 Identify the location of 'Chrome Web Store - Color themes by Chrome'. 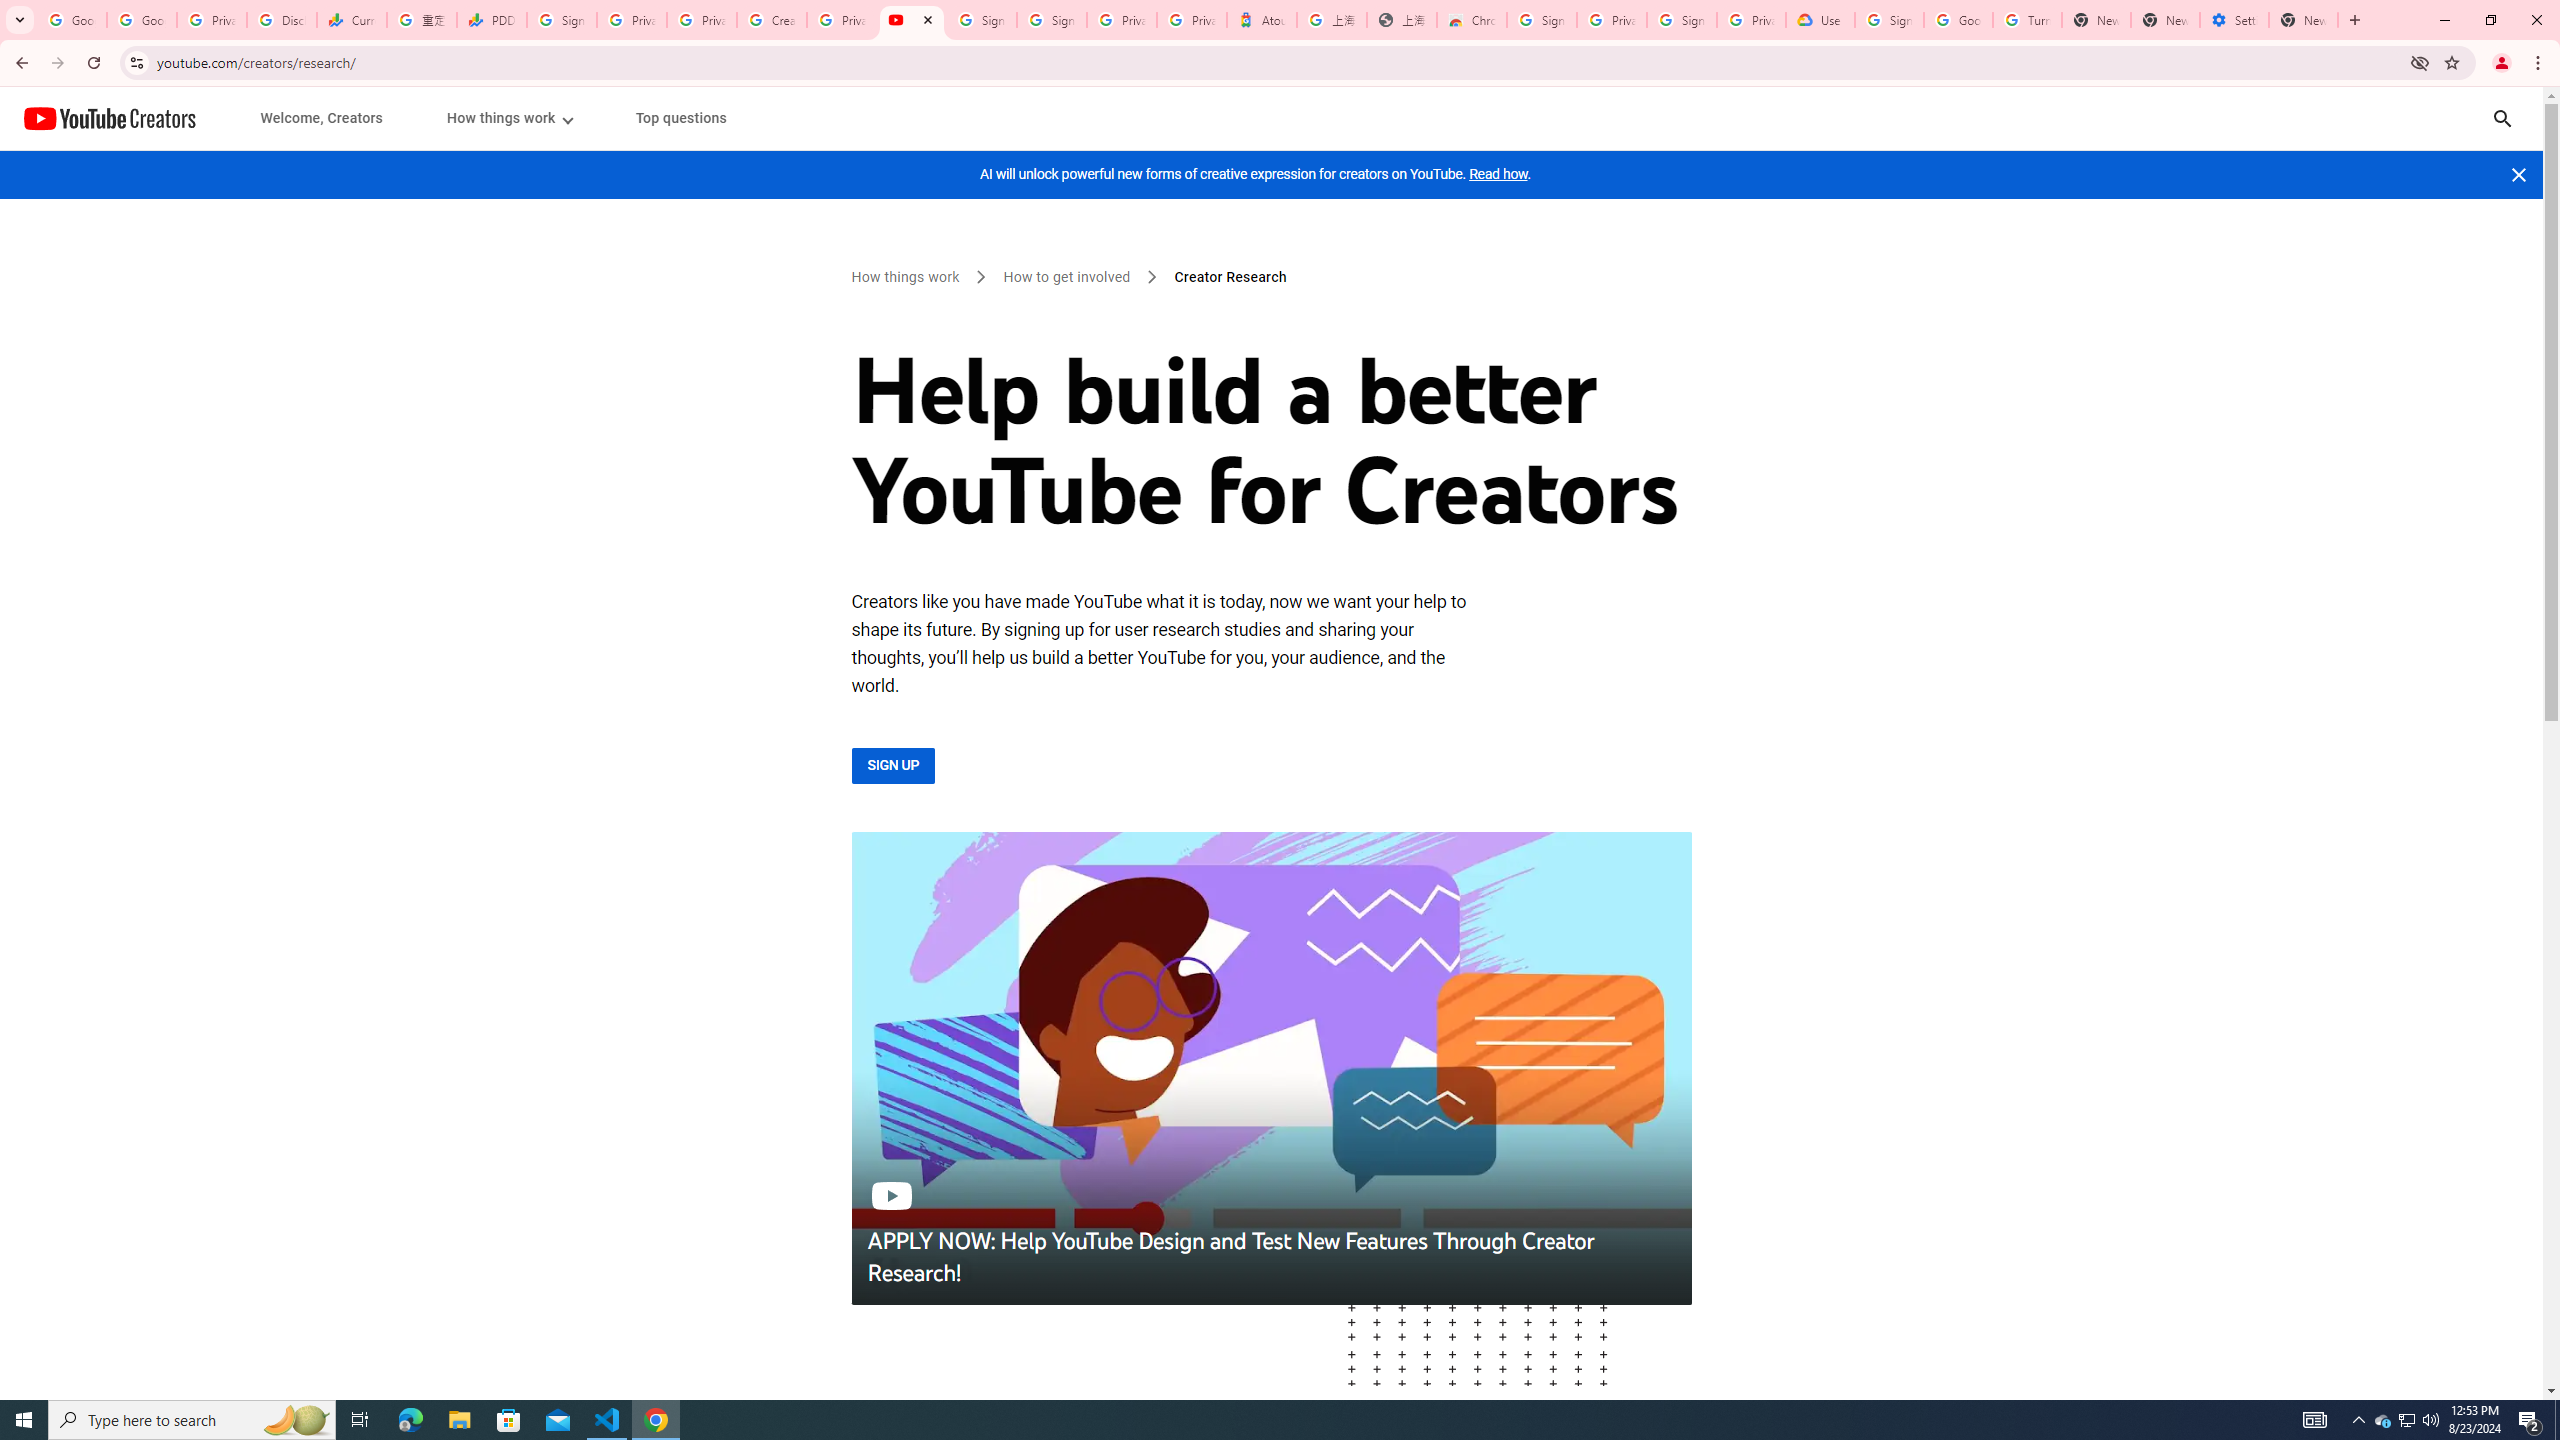
(1471, 19).